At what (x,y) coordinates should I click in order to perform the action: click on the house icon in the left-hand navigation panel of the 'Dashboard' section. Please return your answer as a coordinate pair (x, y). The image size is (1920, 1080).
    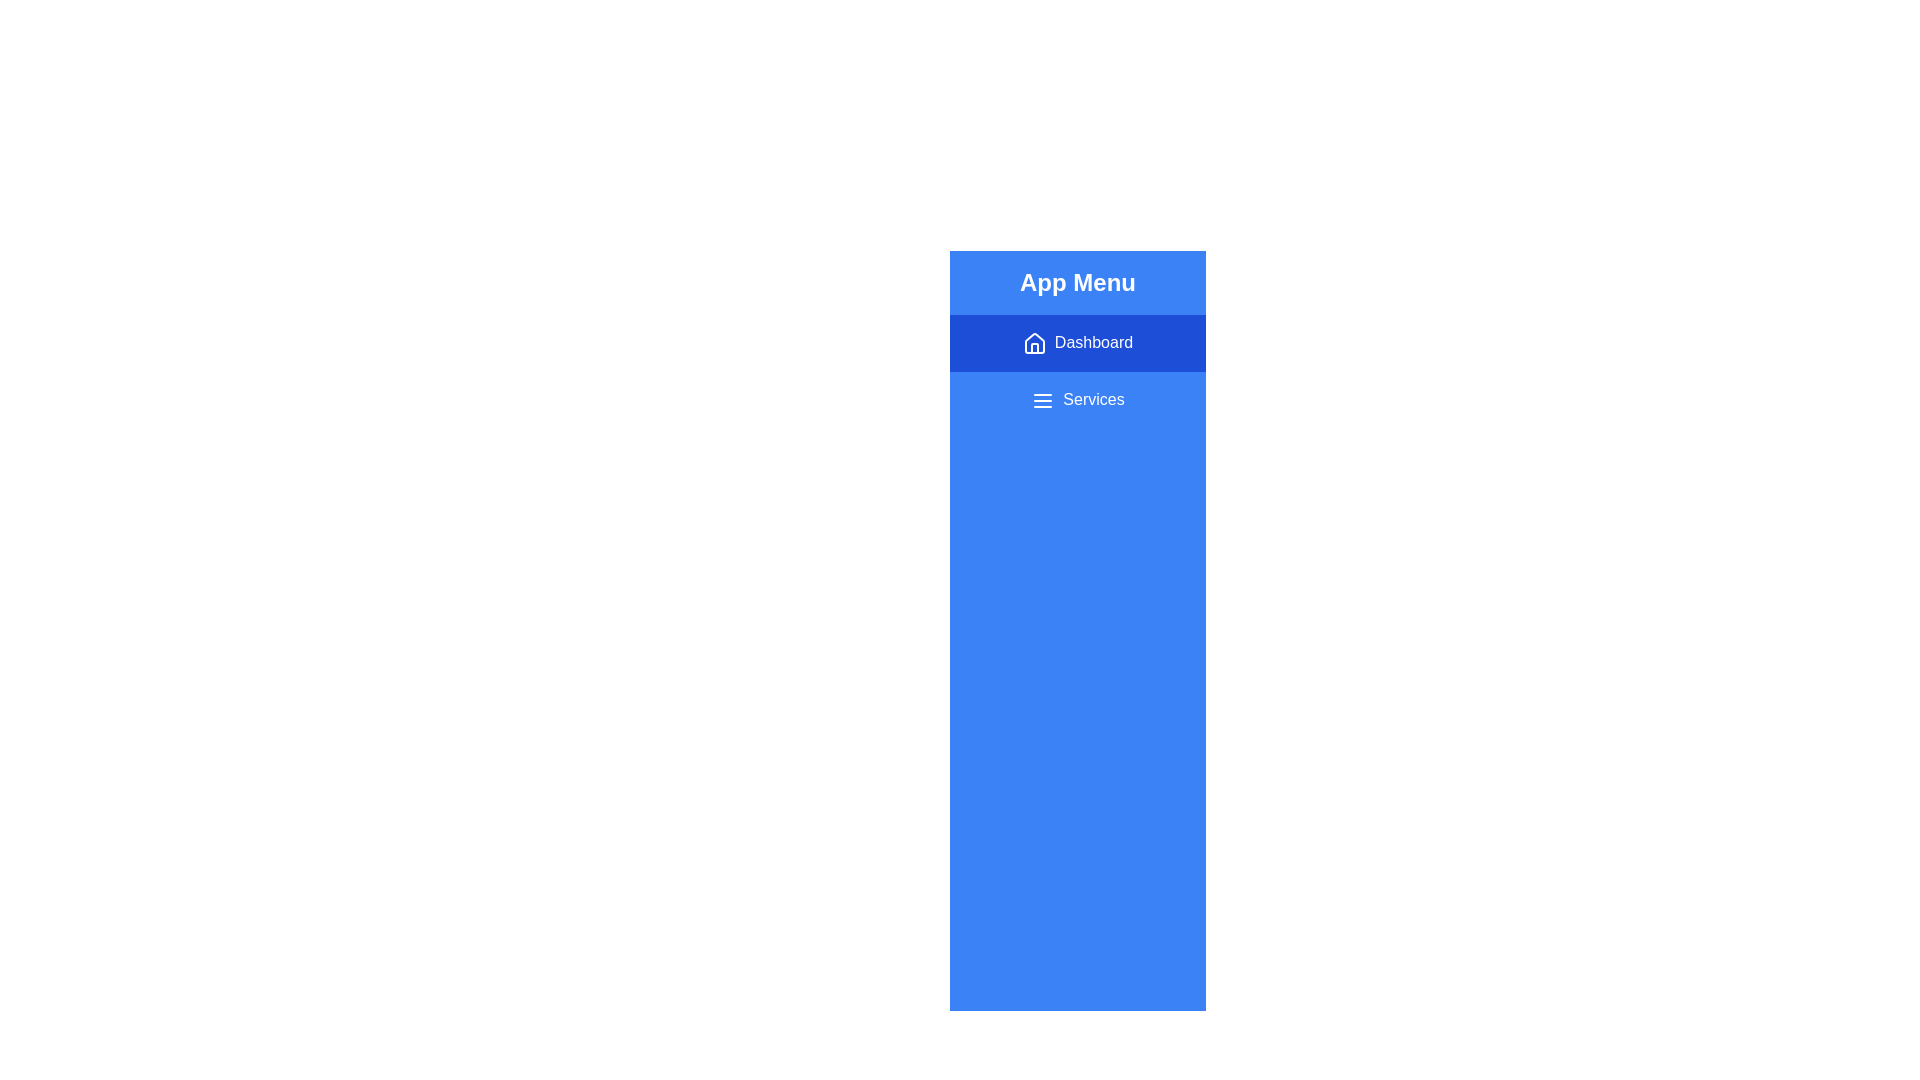
    Looking at the image, I should click on (1034, 342).